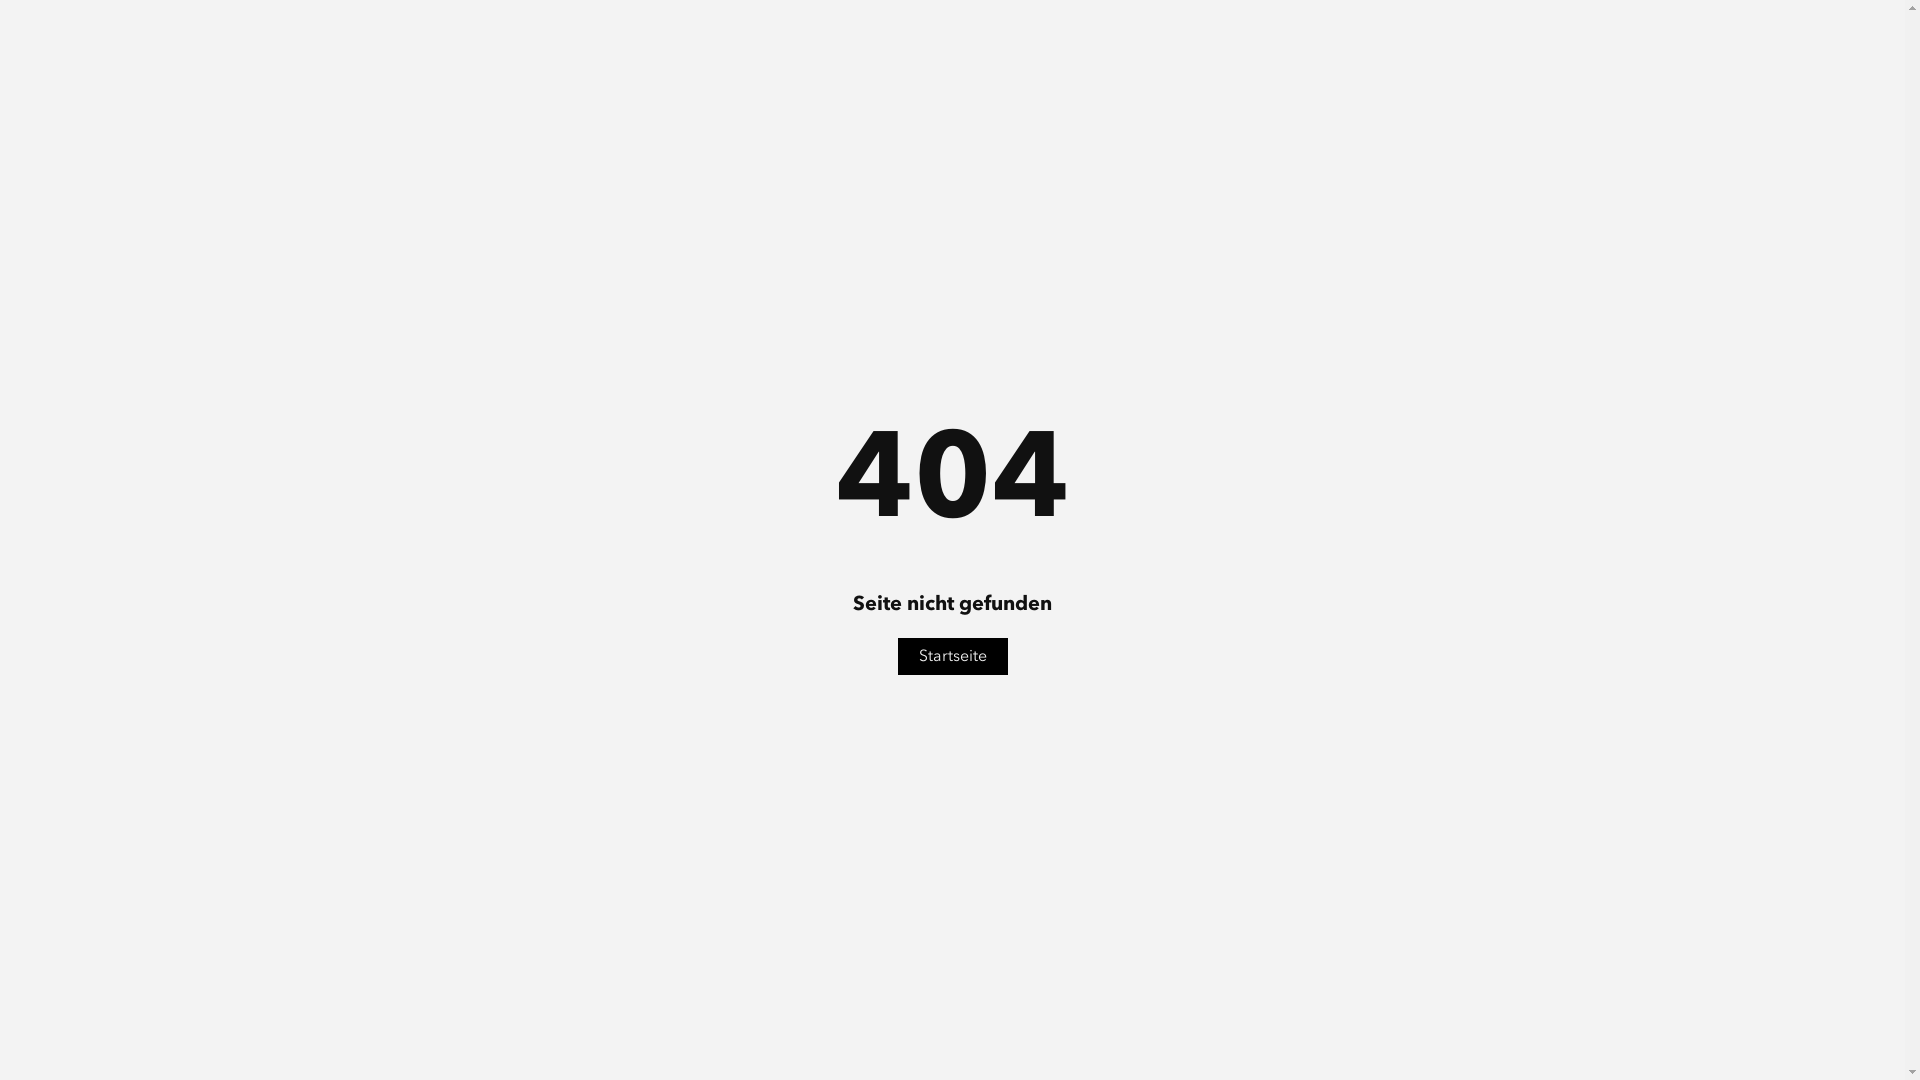 This screenshot has height=1080, width=1920. Describe the element at coordinates (952, 656) in the screenshot. I see `'Startseite'` at that location.